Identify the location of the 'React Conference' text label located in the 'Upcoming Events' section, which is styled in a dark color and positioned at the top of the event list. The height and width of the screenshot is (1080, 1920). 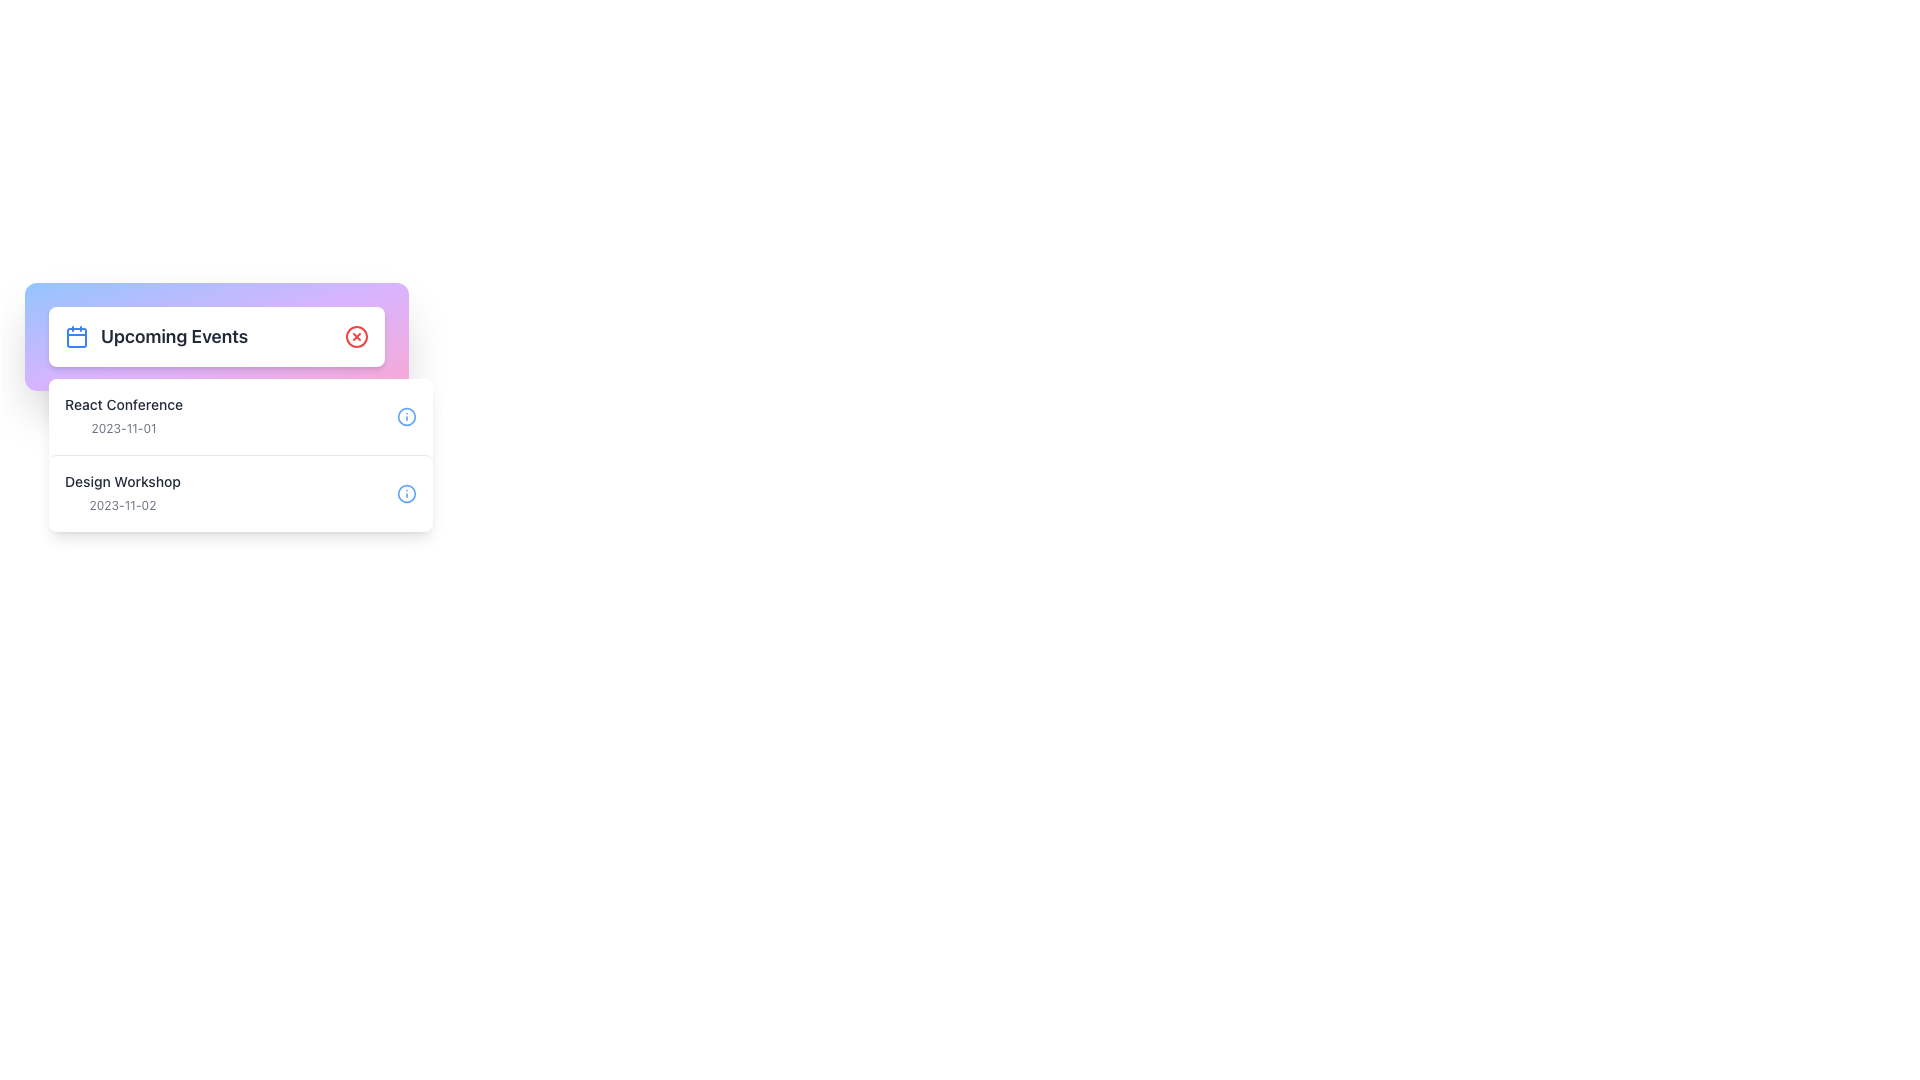
(123, 405).